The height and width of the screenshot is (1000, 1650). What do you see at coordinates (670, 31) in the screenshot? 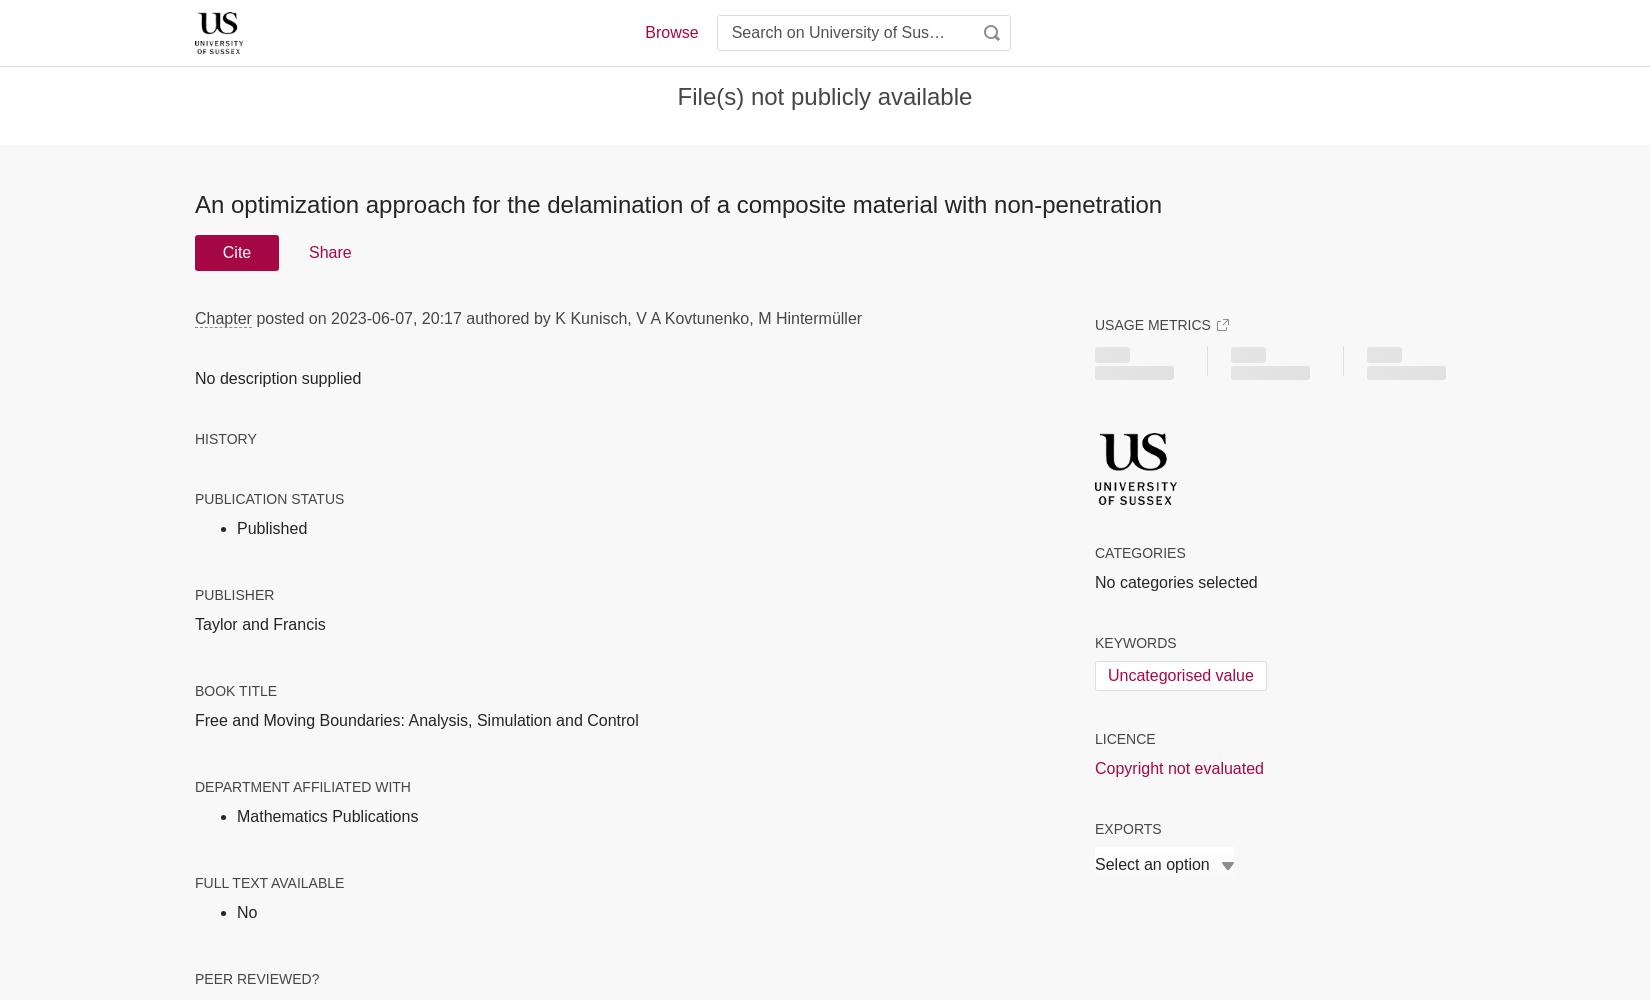
I see `'Browse'` at bounding box center [670, 31].